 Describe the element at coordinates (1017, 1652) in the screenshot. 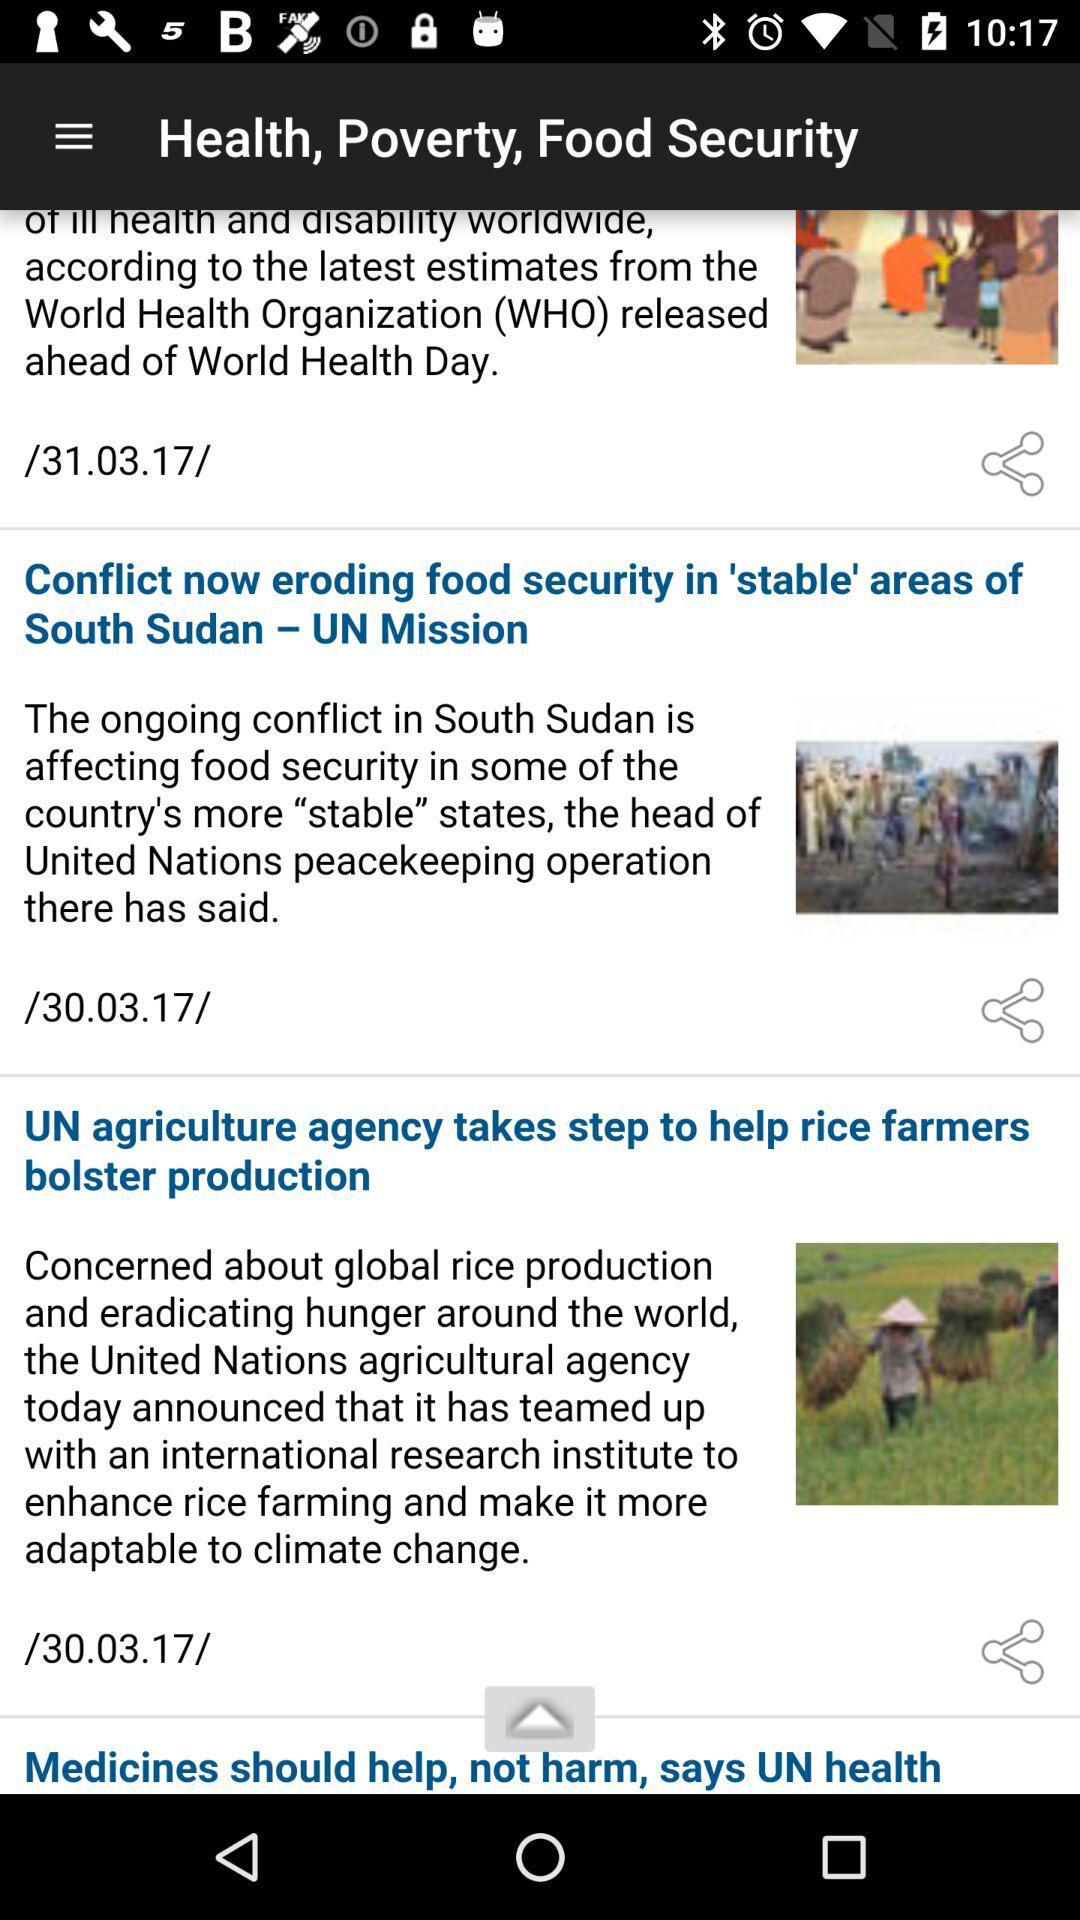

I see `share the article` at that location.